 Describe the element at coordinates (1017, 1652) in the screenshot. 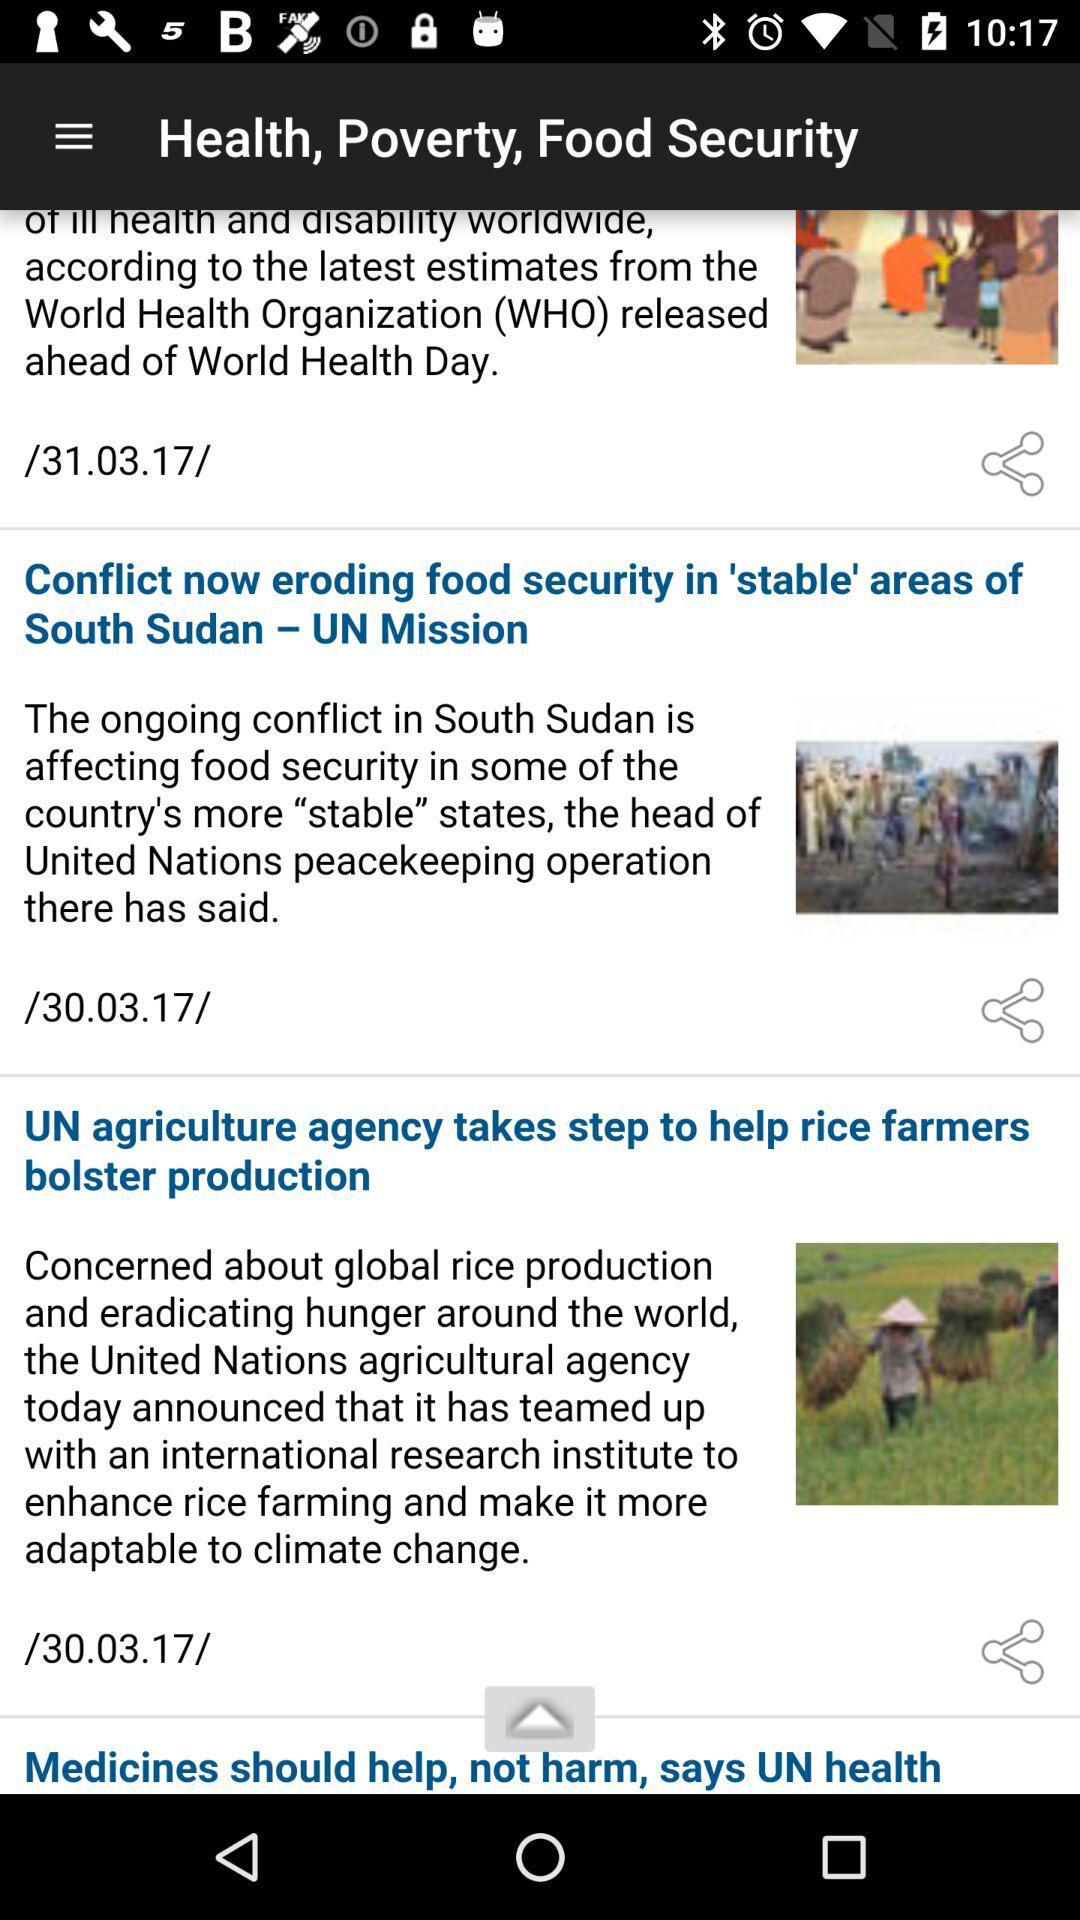

I see `share the article` at that location.